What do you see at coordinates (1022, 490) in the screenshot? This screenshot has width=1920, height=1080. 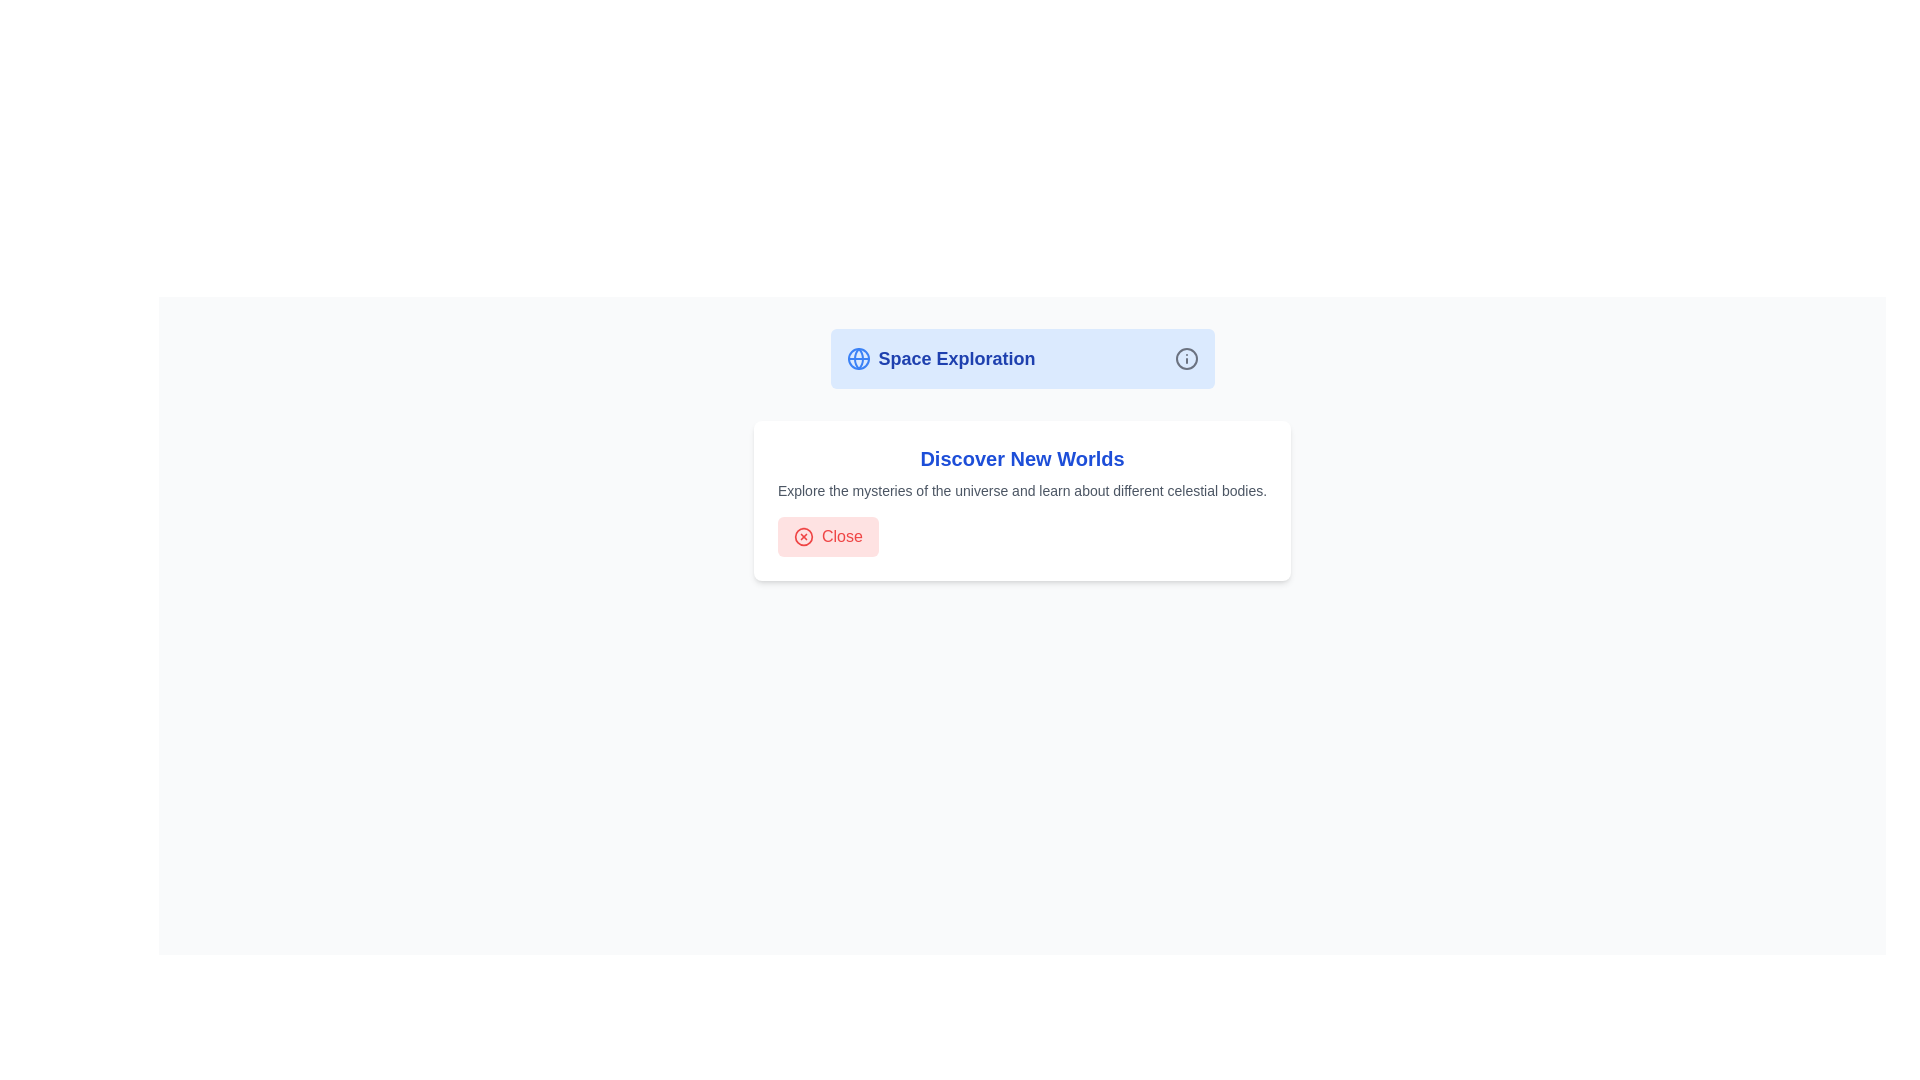 I see `the text element that reads 'Explore the mysteries of the universe and learn about different celestial bodies.' which is located below the heading 'Discover New Worlds' and above the 'Close' button` at bounding box center [1022, 490].